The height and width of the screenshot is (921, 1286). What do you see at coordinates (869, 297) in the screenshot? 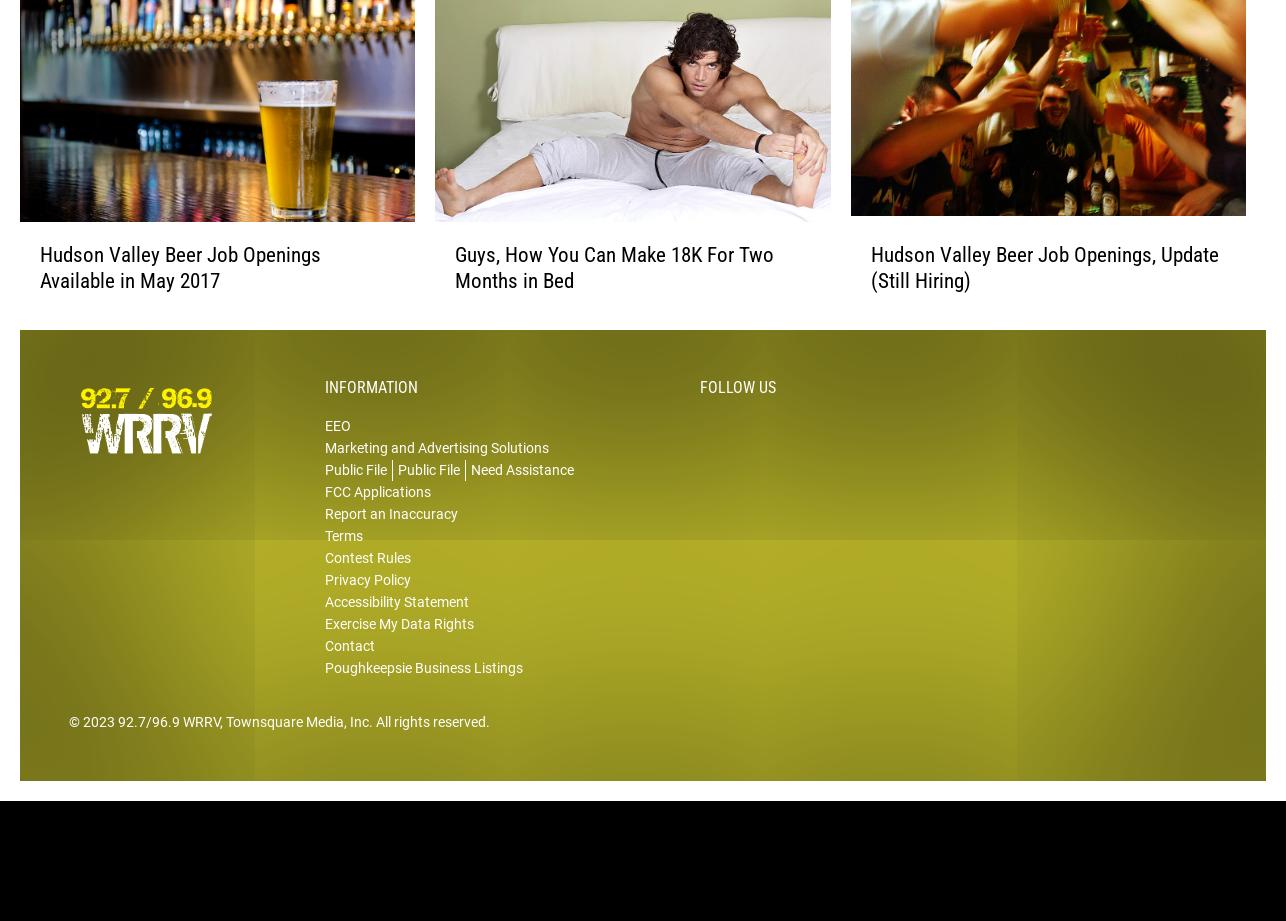
I see `'Hudson Valley Beer Job Openings, Update (Still Hiring)'` at bounding box center [869, 297].